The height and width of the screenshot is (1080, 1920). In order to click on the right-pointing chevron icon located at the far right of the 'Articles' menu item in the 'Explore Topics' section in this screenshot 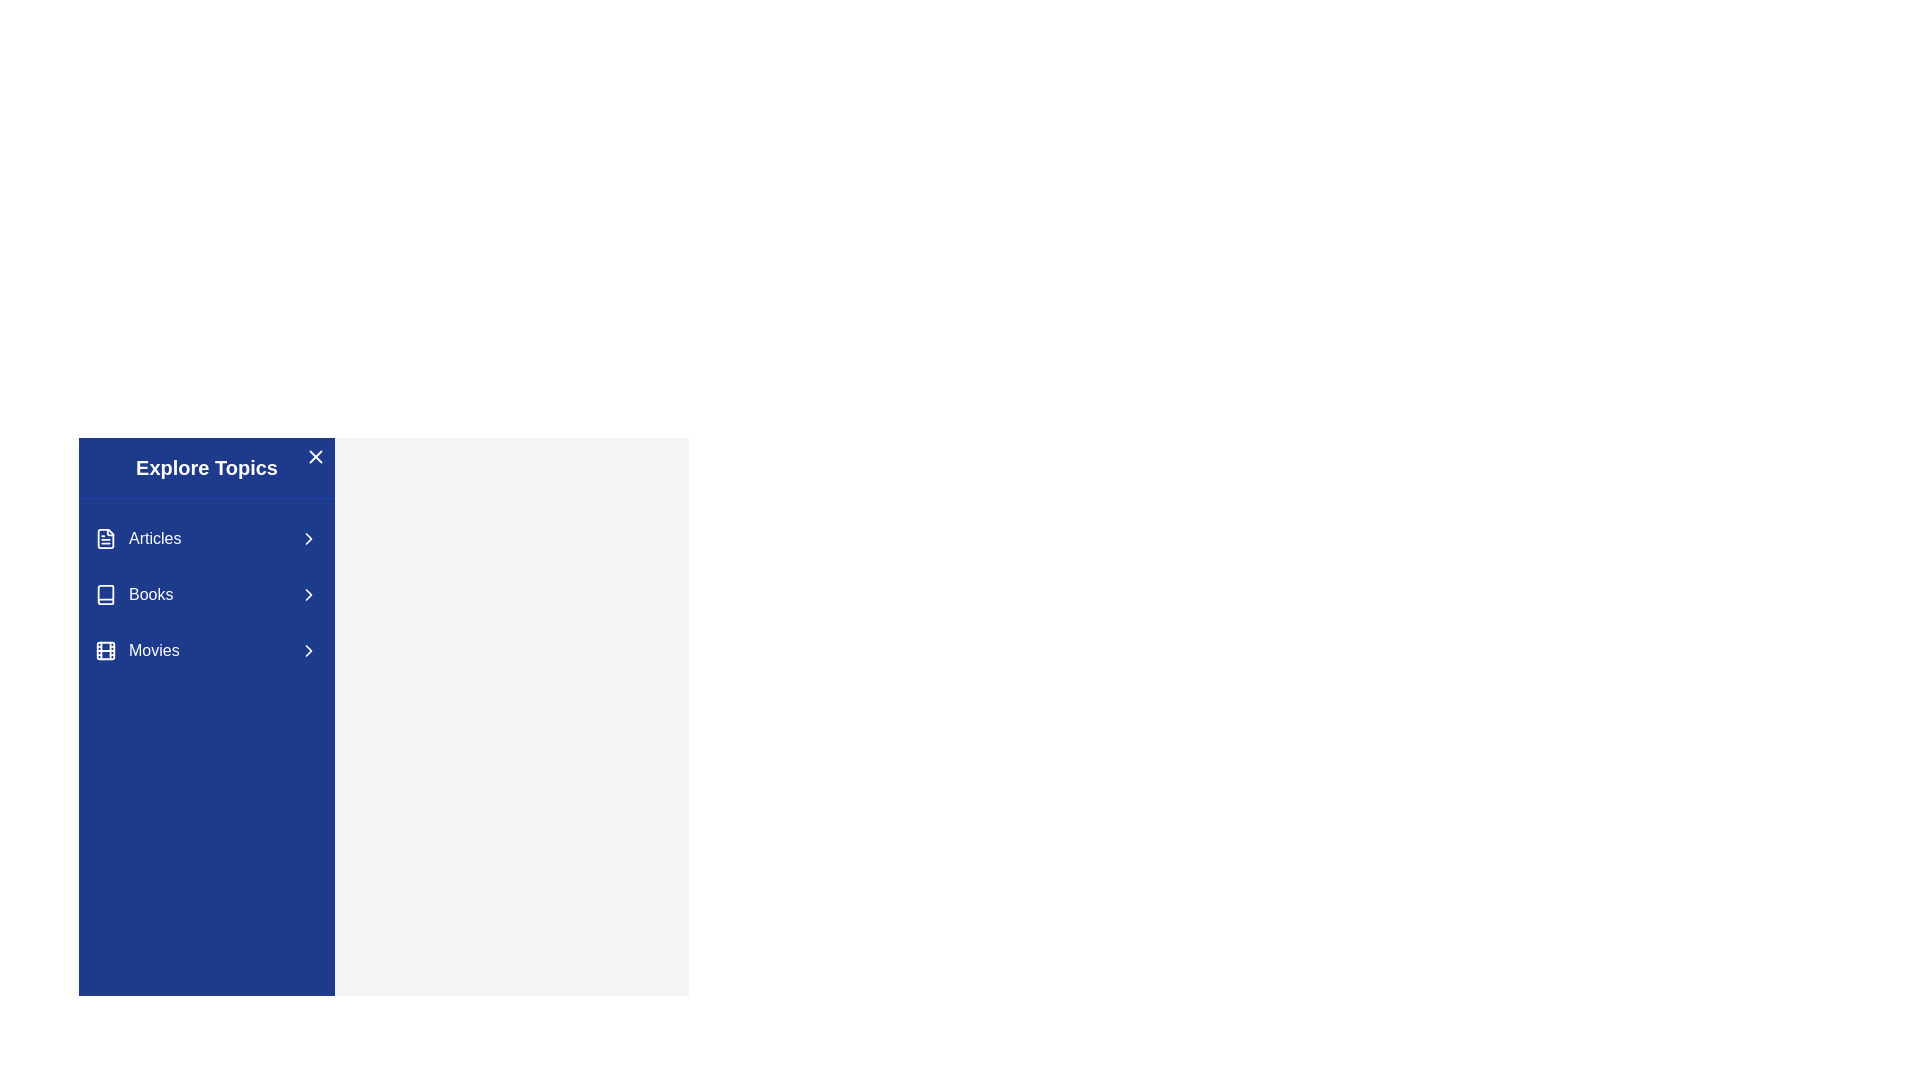, I will do `click(307, 538)`.